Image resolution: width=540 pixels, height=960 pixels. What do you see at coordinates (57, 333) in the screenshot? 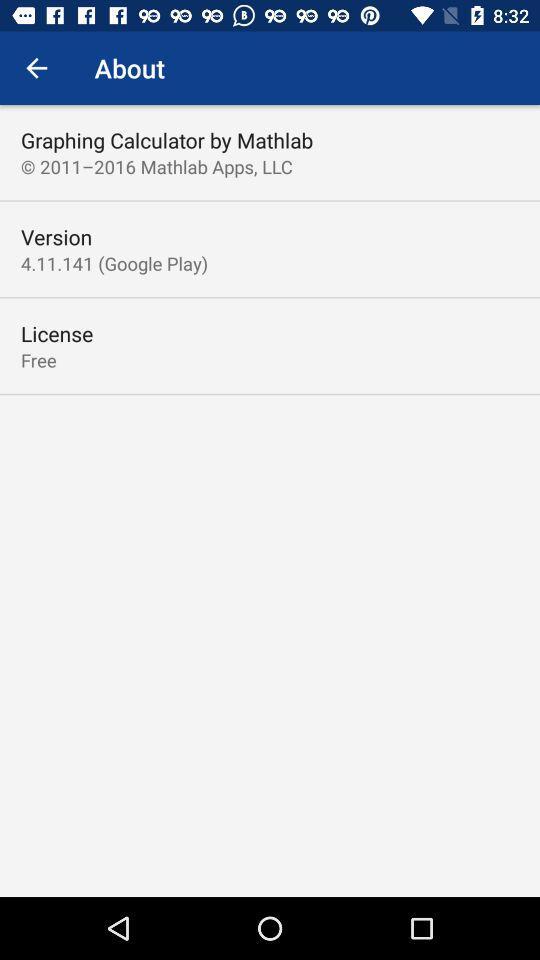
I see `the icon above free` at bounding box center [57, 333].